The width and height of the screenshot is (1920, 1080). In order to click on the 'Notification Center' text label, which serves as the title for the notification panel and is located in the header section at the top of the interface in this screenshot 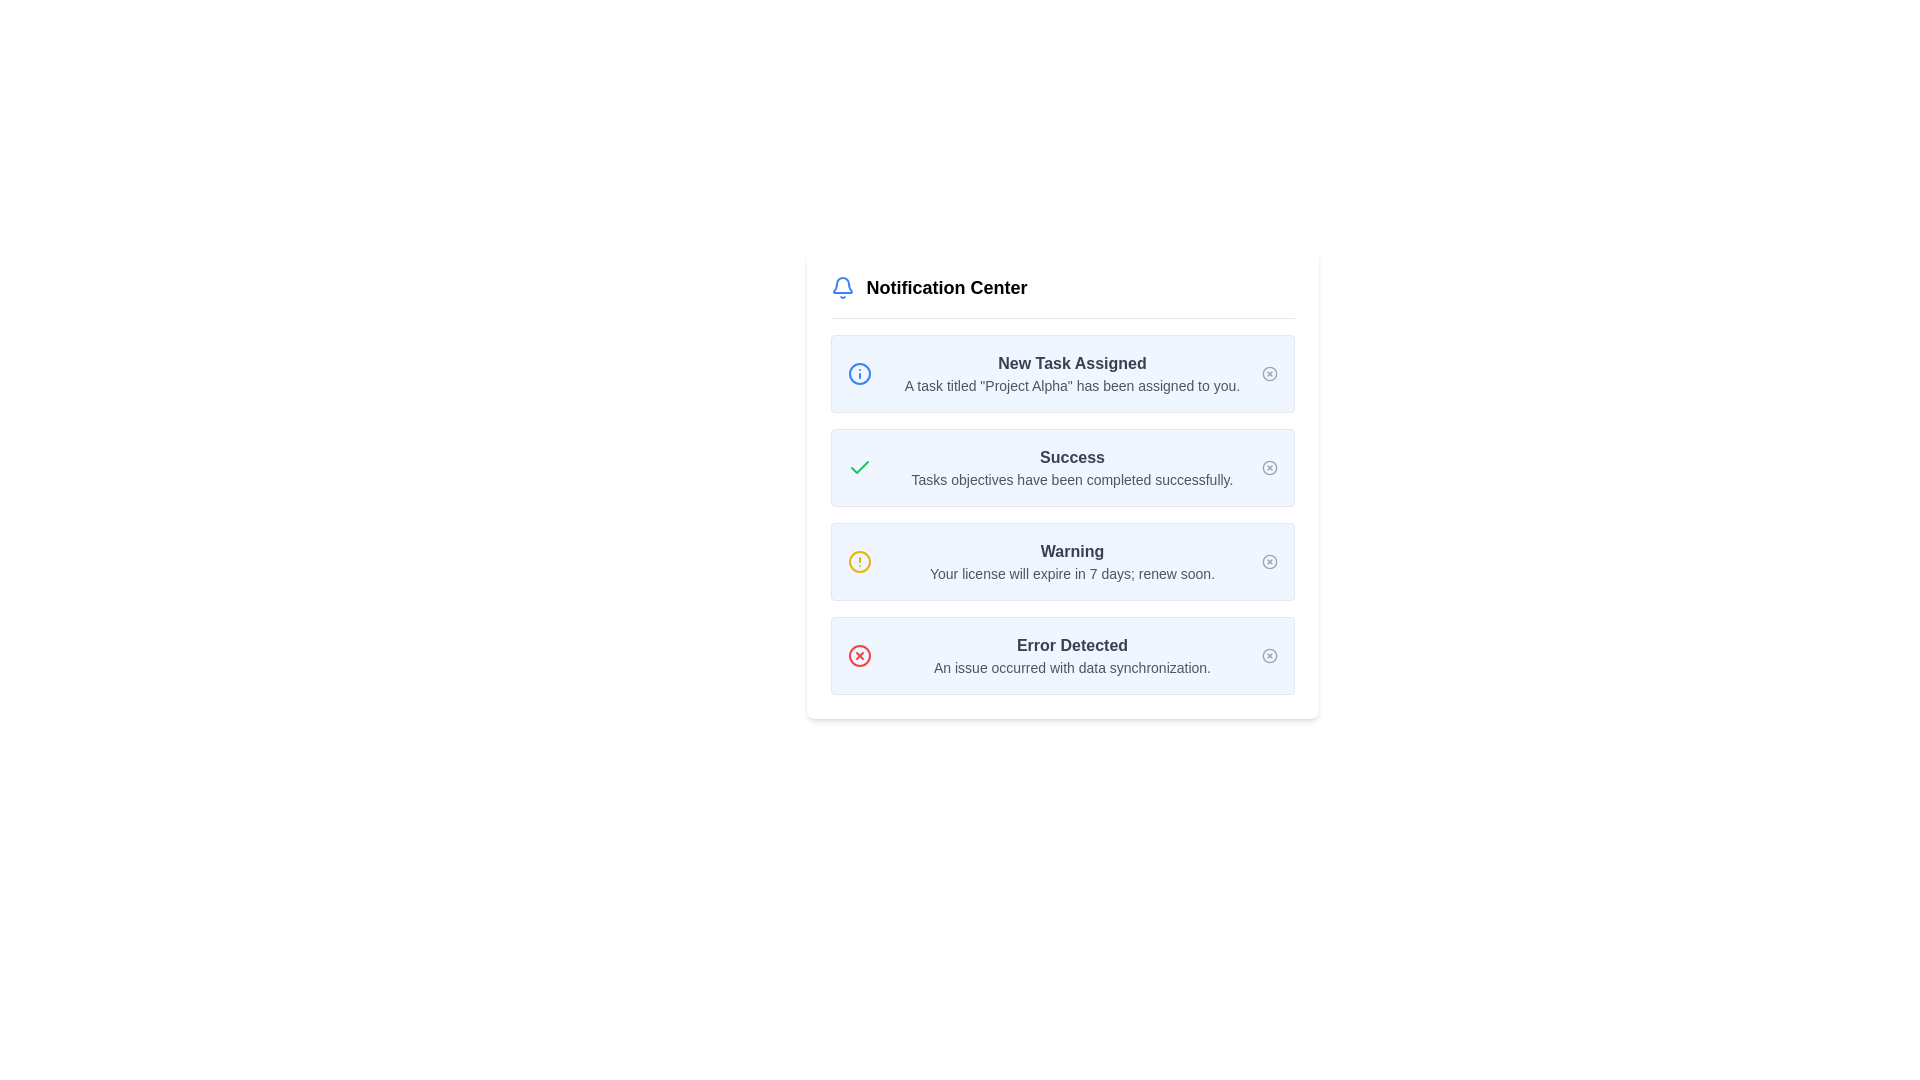, I will do `click(945, 288)`.